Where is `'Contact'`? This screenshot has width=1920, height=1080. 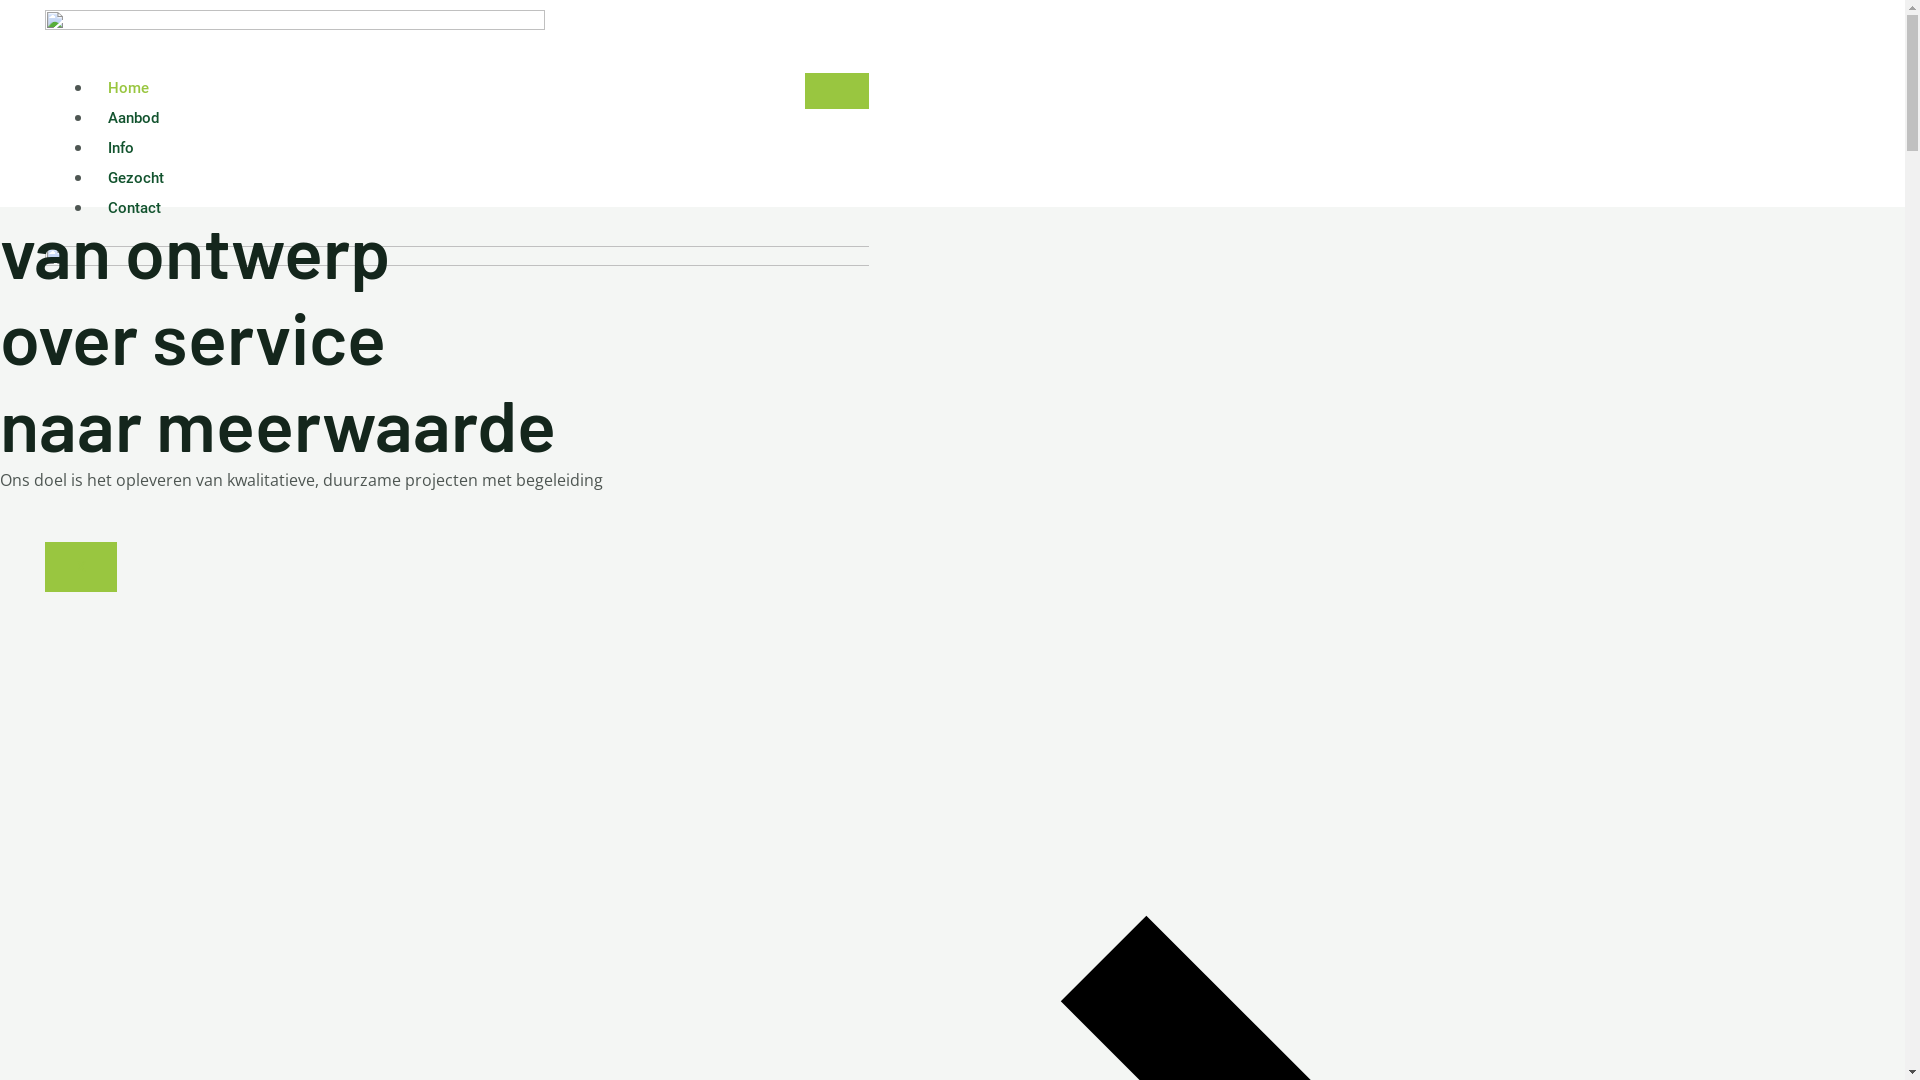 'Contact' is located at coordinates (133, 208).